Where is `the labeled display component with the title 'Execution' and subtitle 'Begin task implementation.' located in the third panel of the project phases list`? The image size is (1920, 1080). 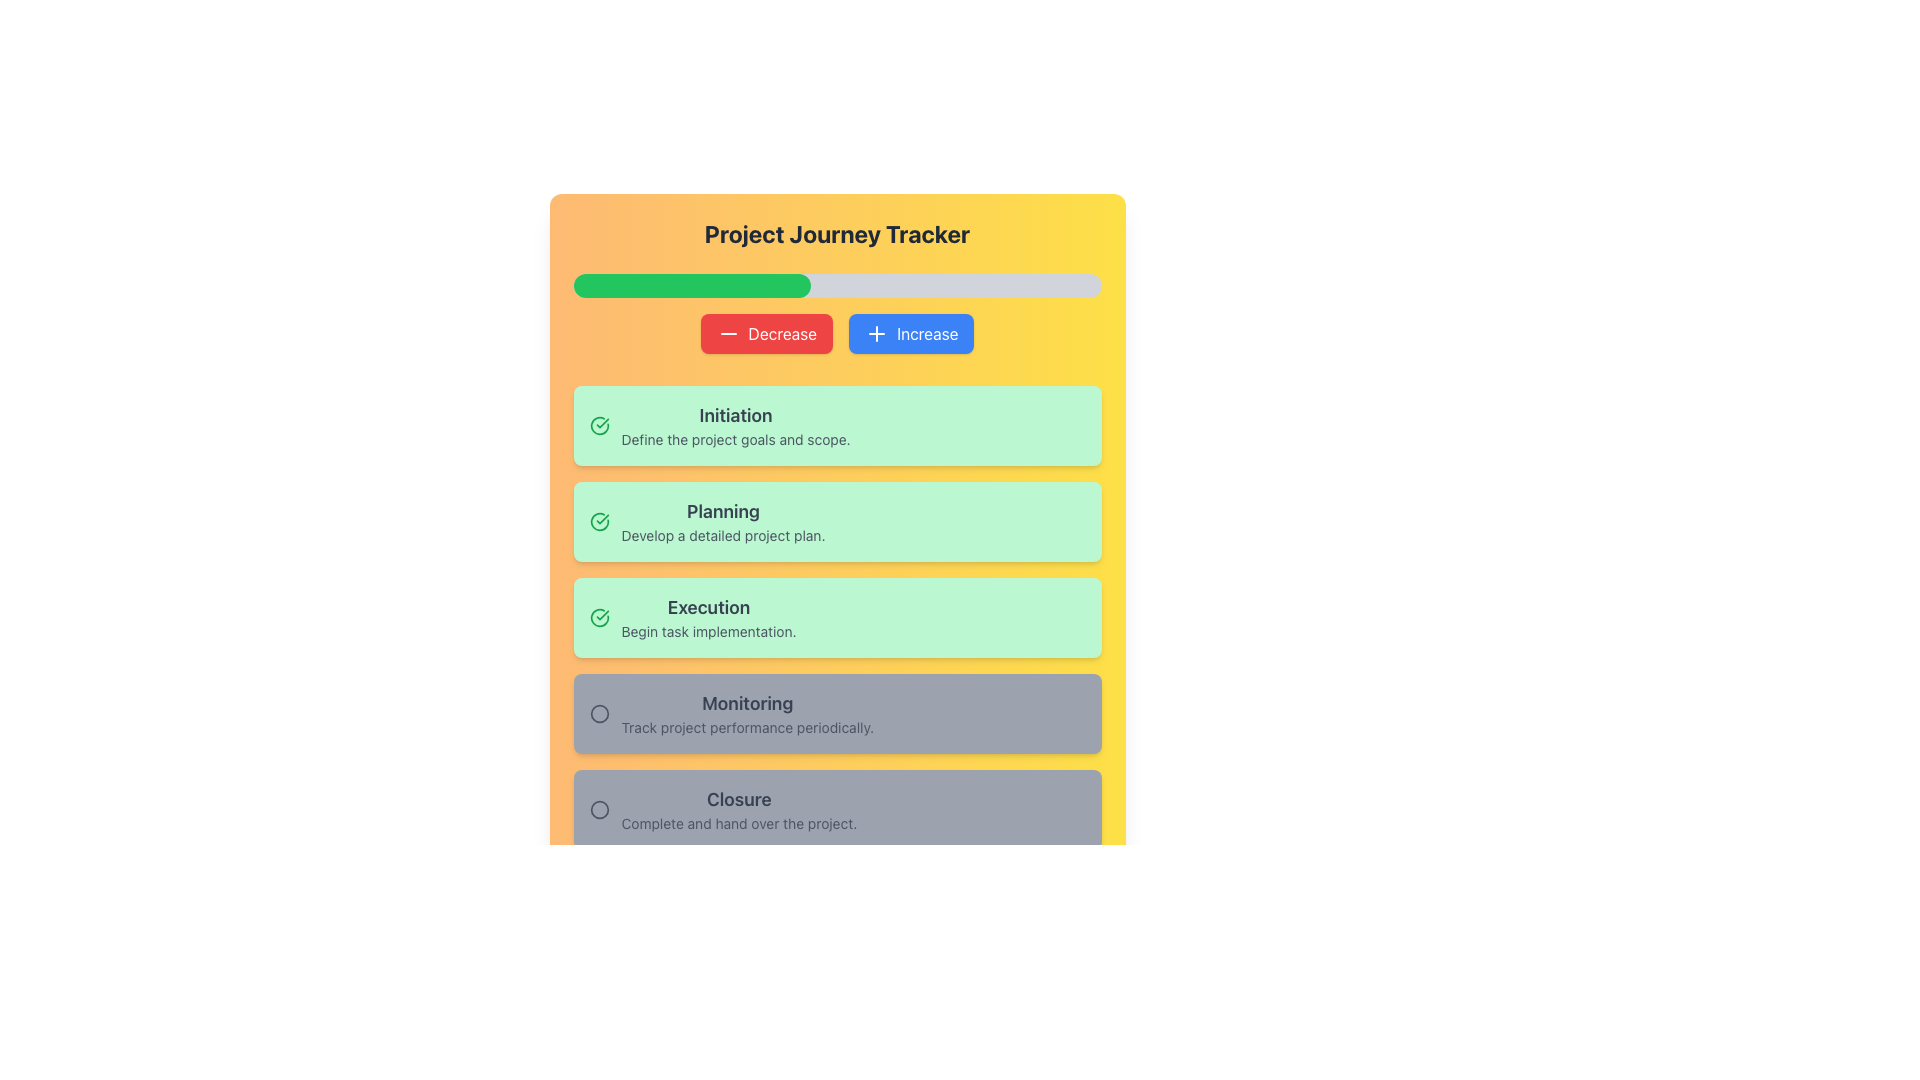
the labeled display component with the title 'Execution' and subtitle 'Begin task implementation.' located in the third panel of the project phases list is located at coordinates (709, 616).